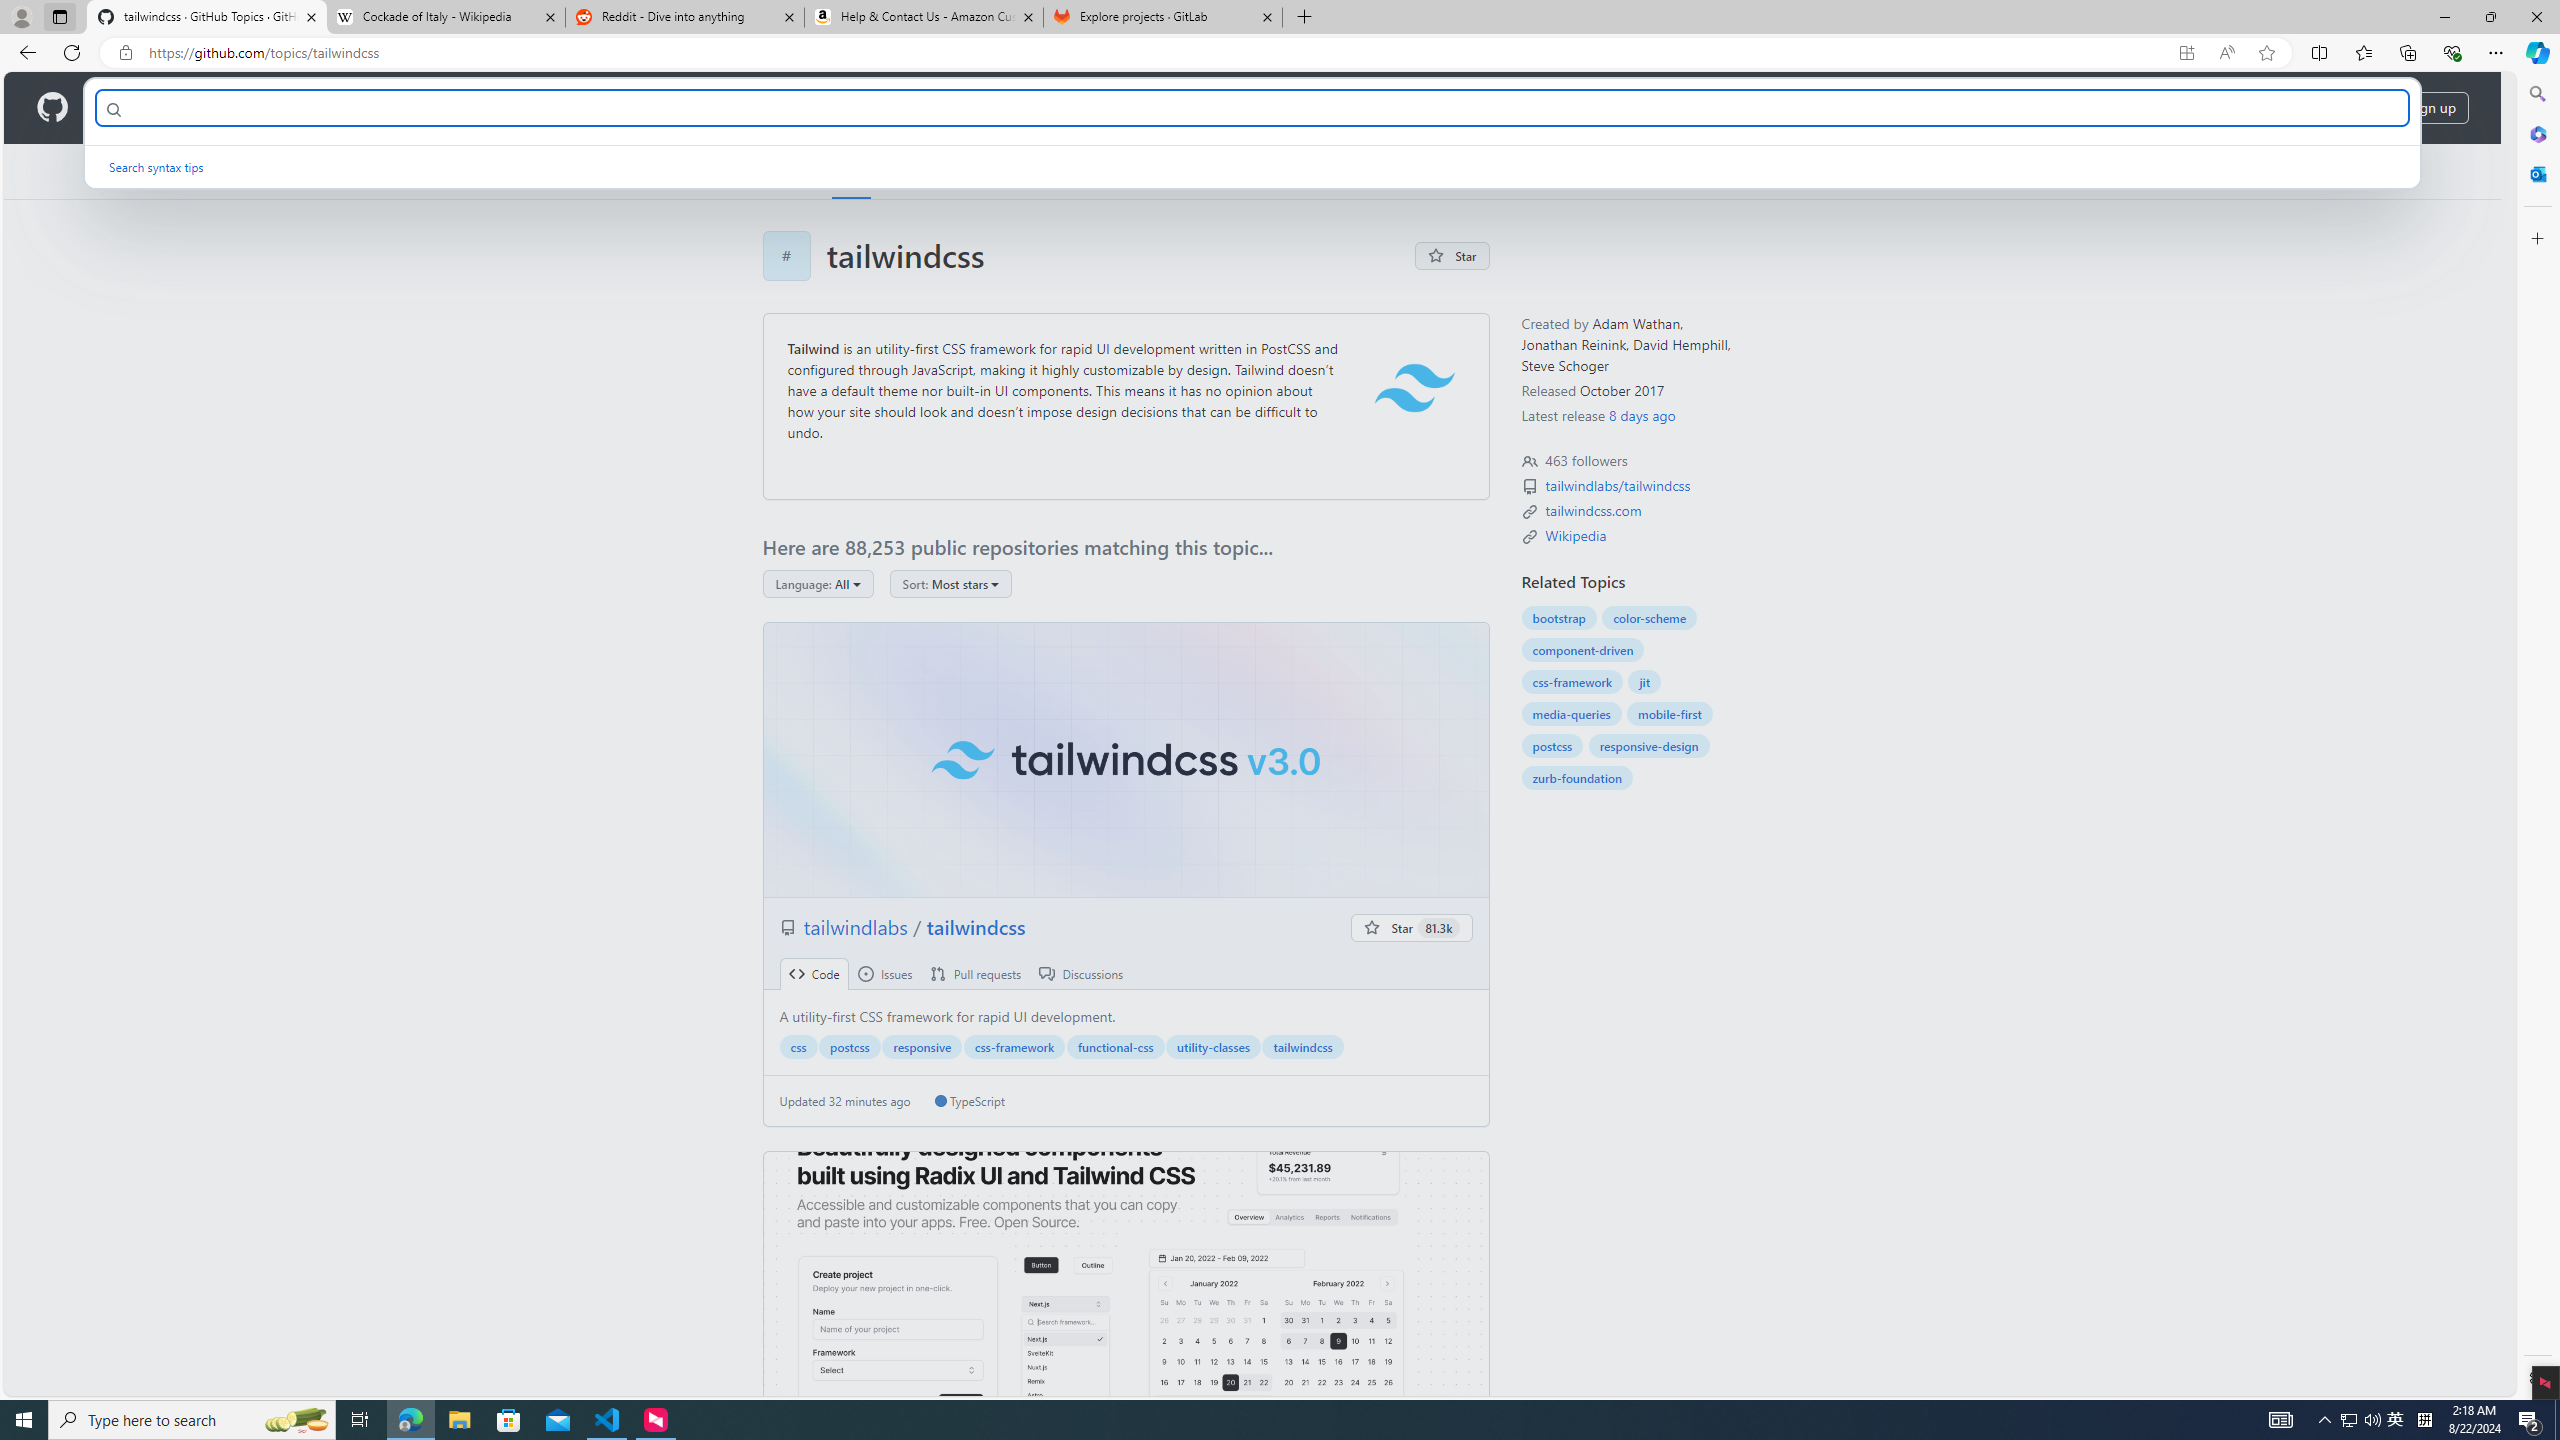 The width and height of the screenshot is (2560, 1440). Describe the element at coordinates (1414, 387) in the screenshot. I see `'tailwind logo'` at that location.